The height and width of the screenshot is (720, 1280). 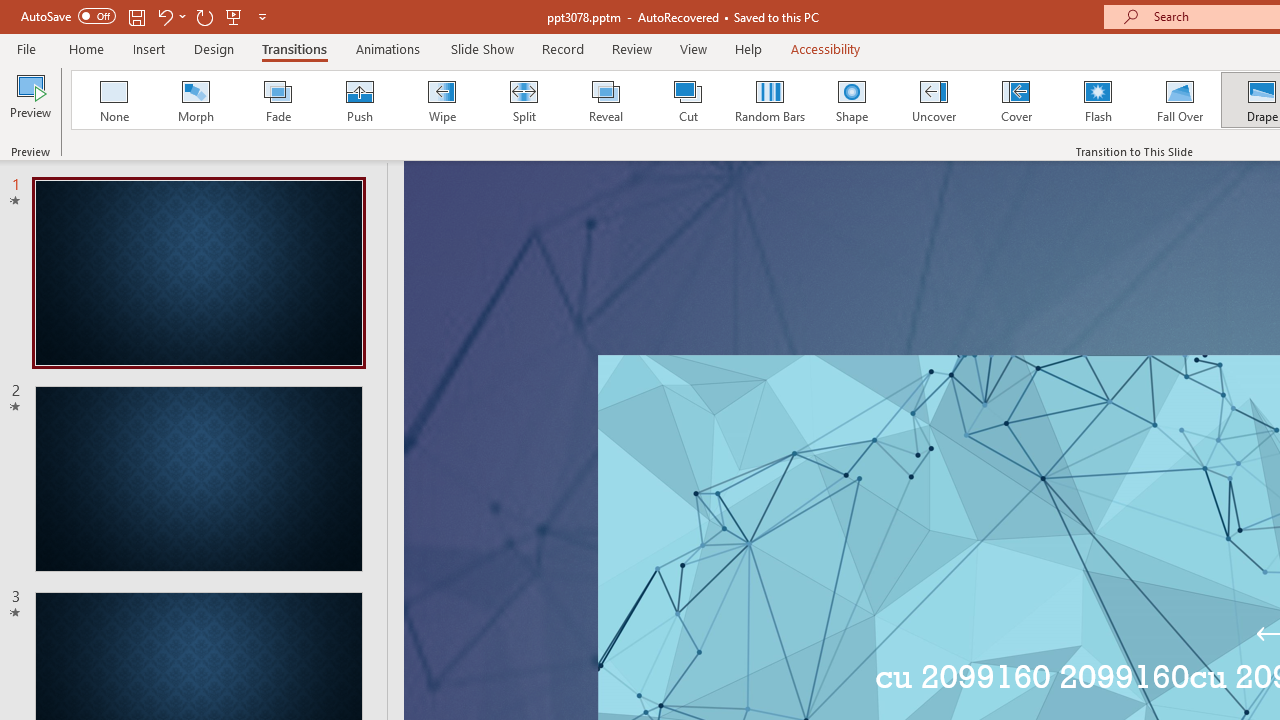 What do you see at coordinates (1180, 100) in the screenshot?
I see `'Fall Over'` at bounding box center [1180, 100].